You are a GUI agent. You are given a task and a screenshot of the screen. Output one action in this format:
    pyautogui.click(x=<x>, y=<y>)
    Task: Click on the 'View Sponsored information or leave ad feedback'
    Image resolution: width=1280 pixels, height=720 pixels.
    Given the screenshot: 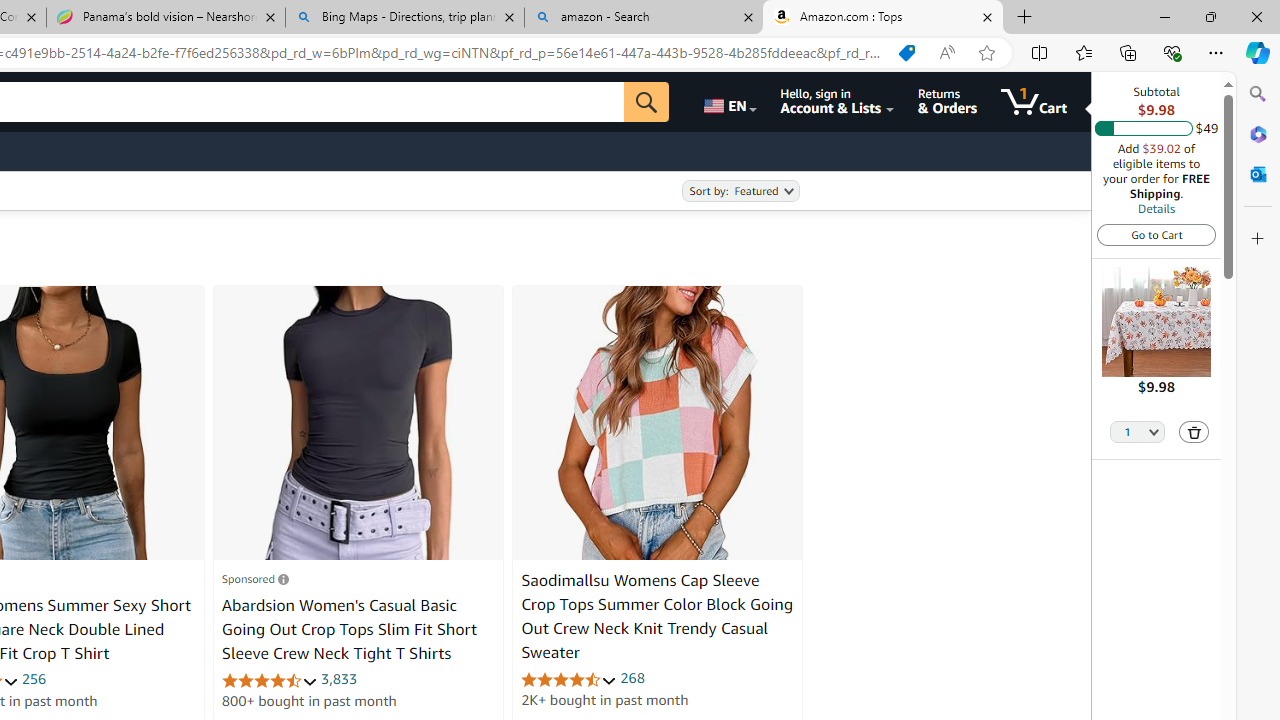 What is the action you would take?
    pyautogui.click(x=254, y=578)
    